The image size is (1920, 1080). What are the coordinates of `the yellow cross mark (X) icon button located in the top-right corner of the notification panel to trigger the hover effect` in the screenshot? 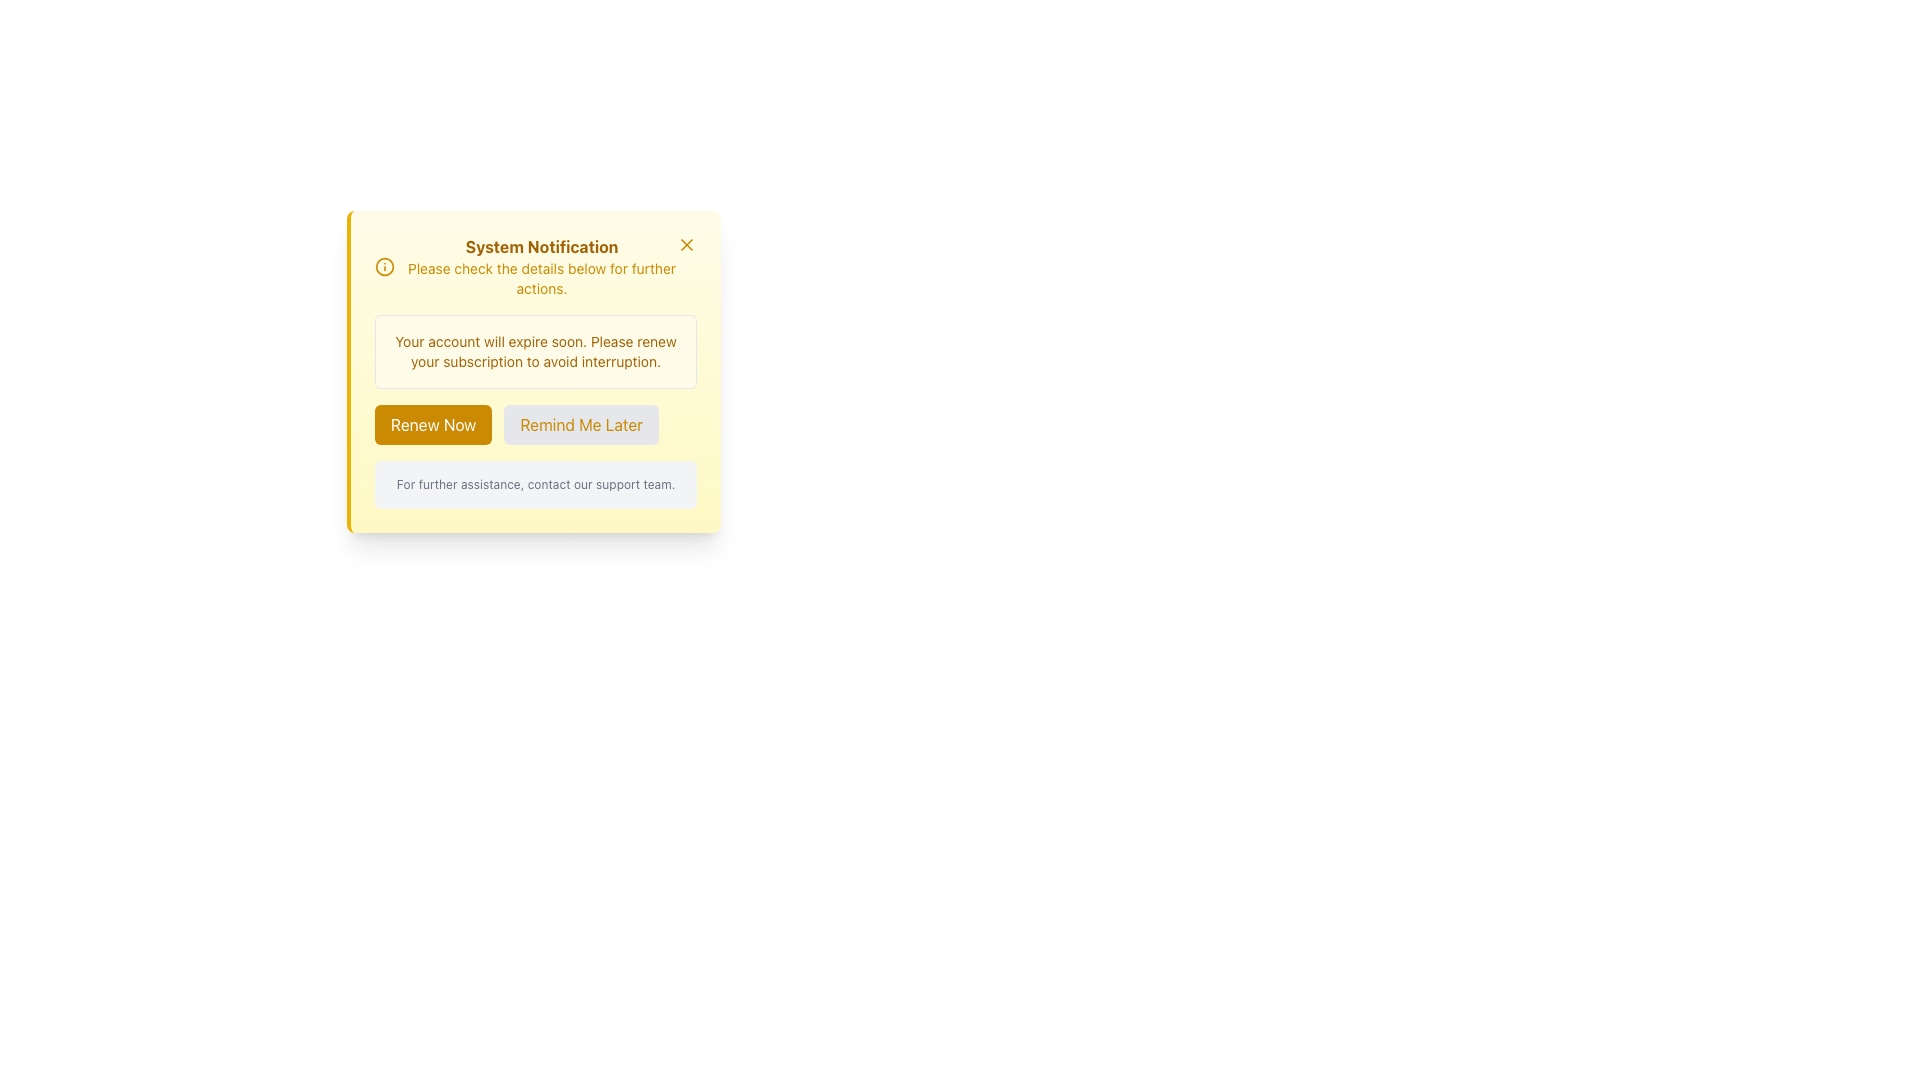 It's located at (686, 244).